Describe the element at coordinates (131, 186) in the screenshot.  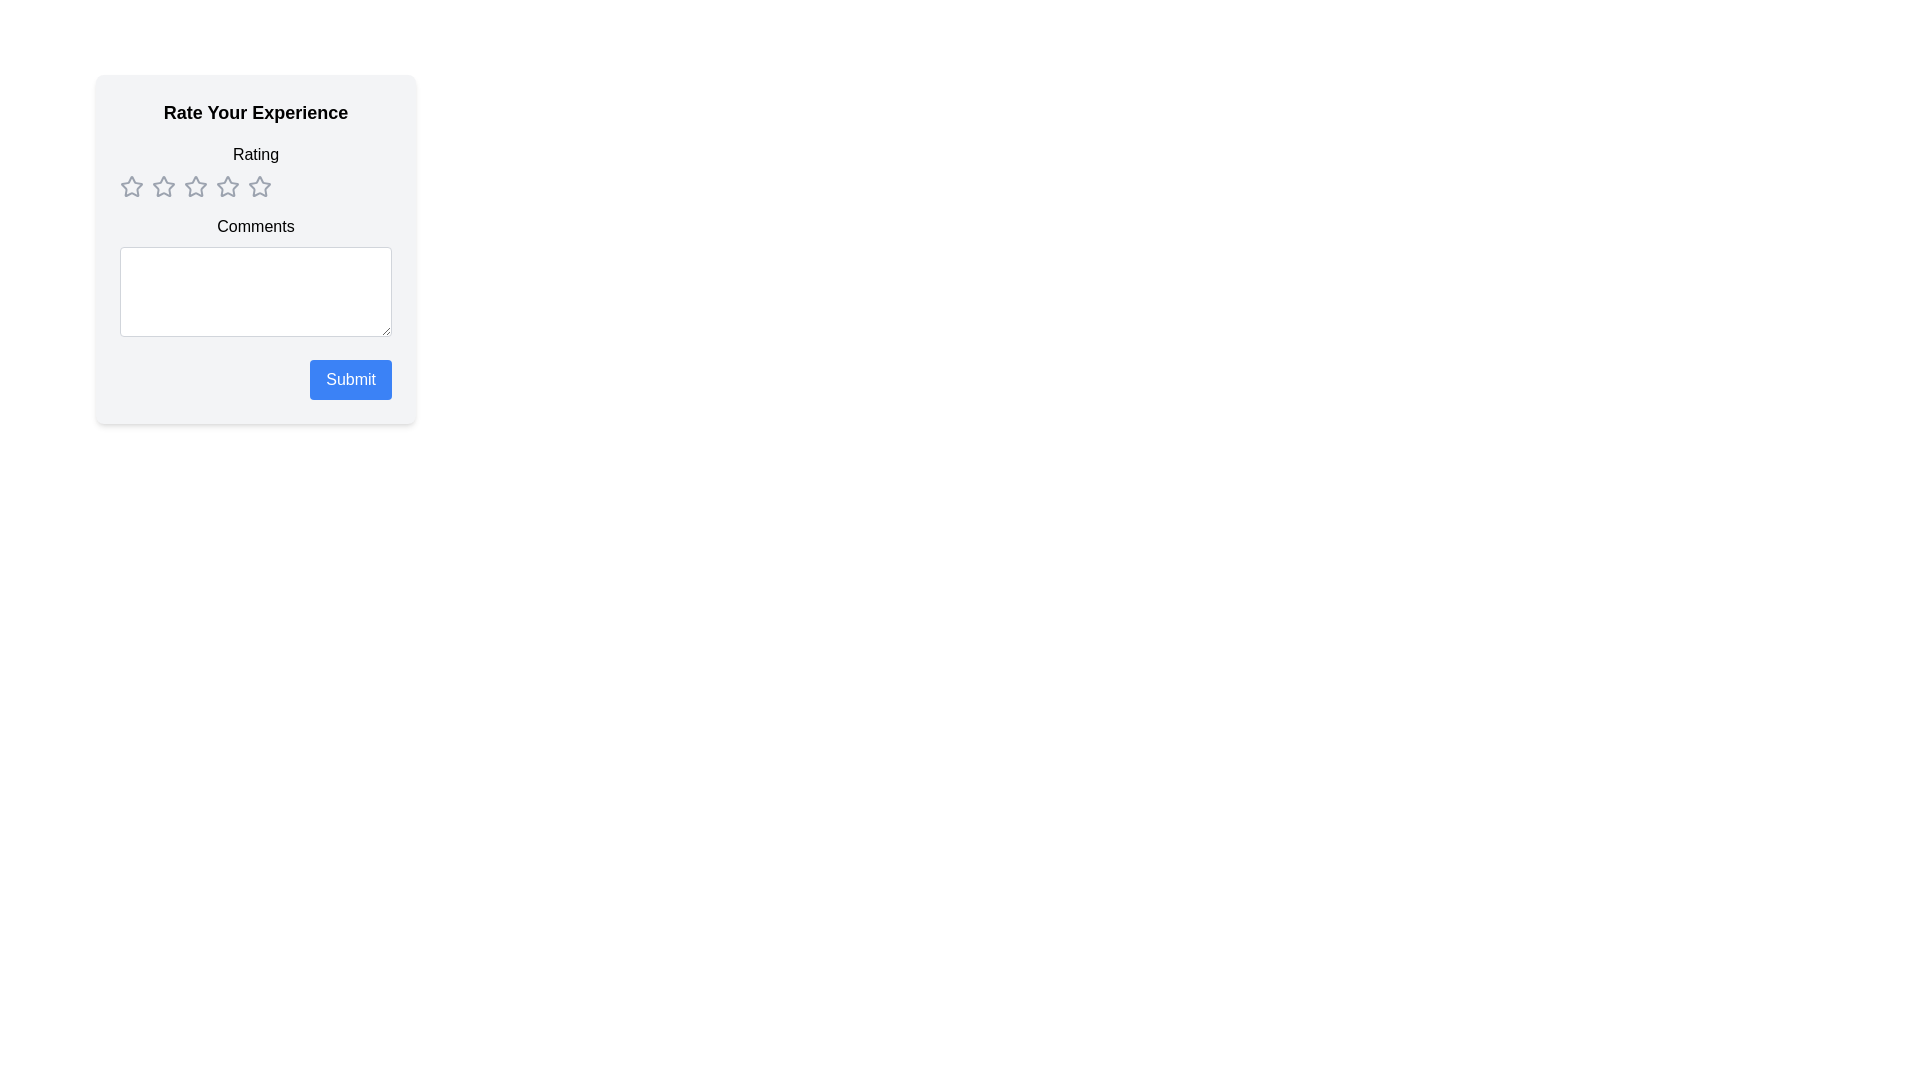
I see `the first star-shaped icon in the rating interface` at that location.